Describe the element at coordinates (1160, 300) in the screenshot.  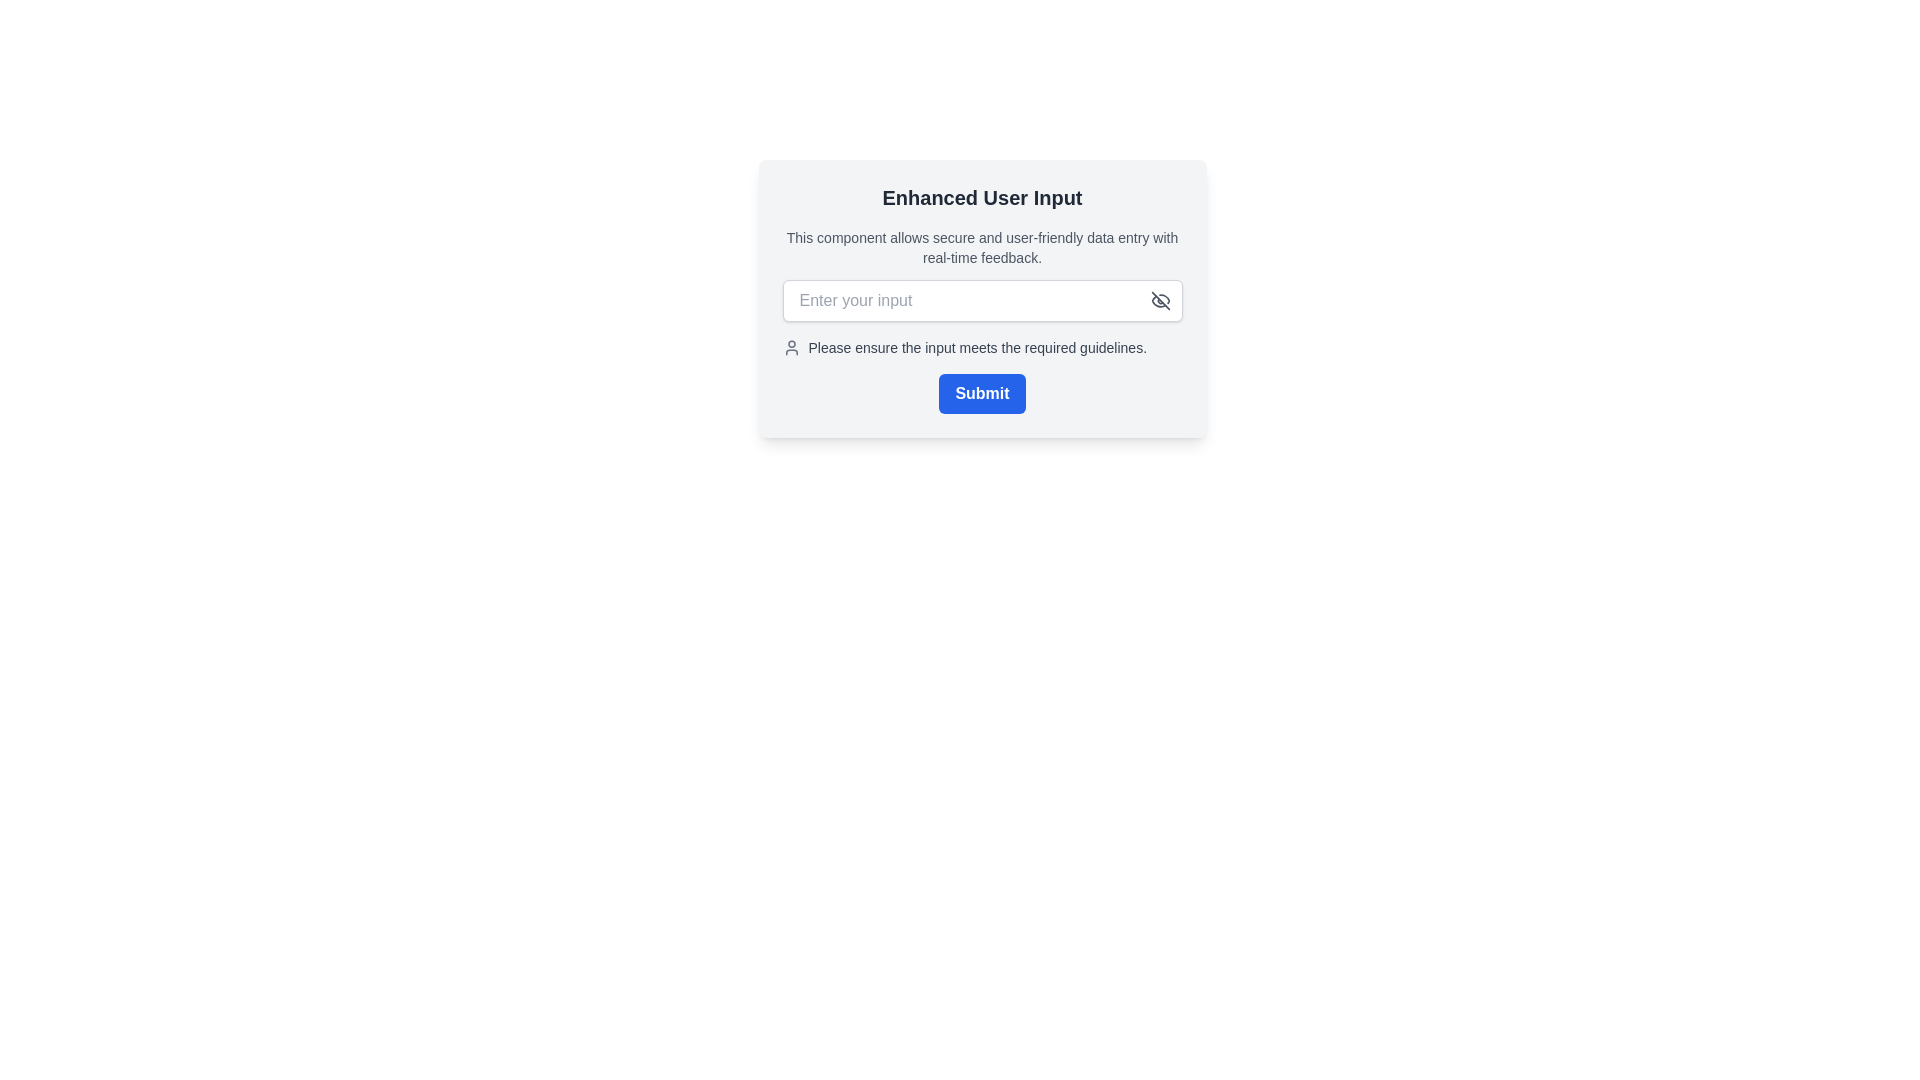
I see `the icon button located at the far right of the password input field` at that location.